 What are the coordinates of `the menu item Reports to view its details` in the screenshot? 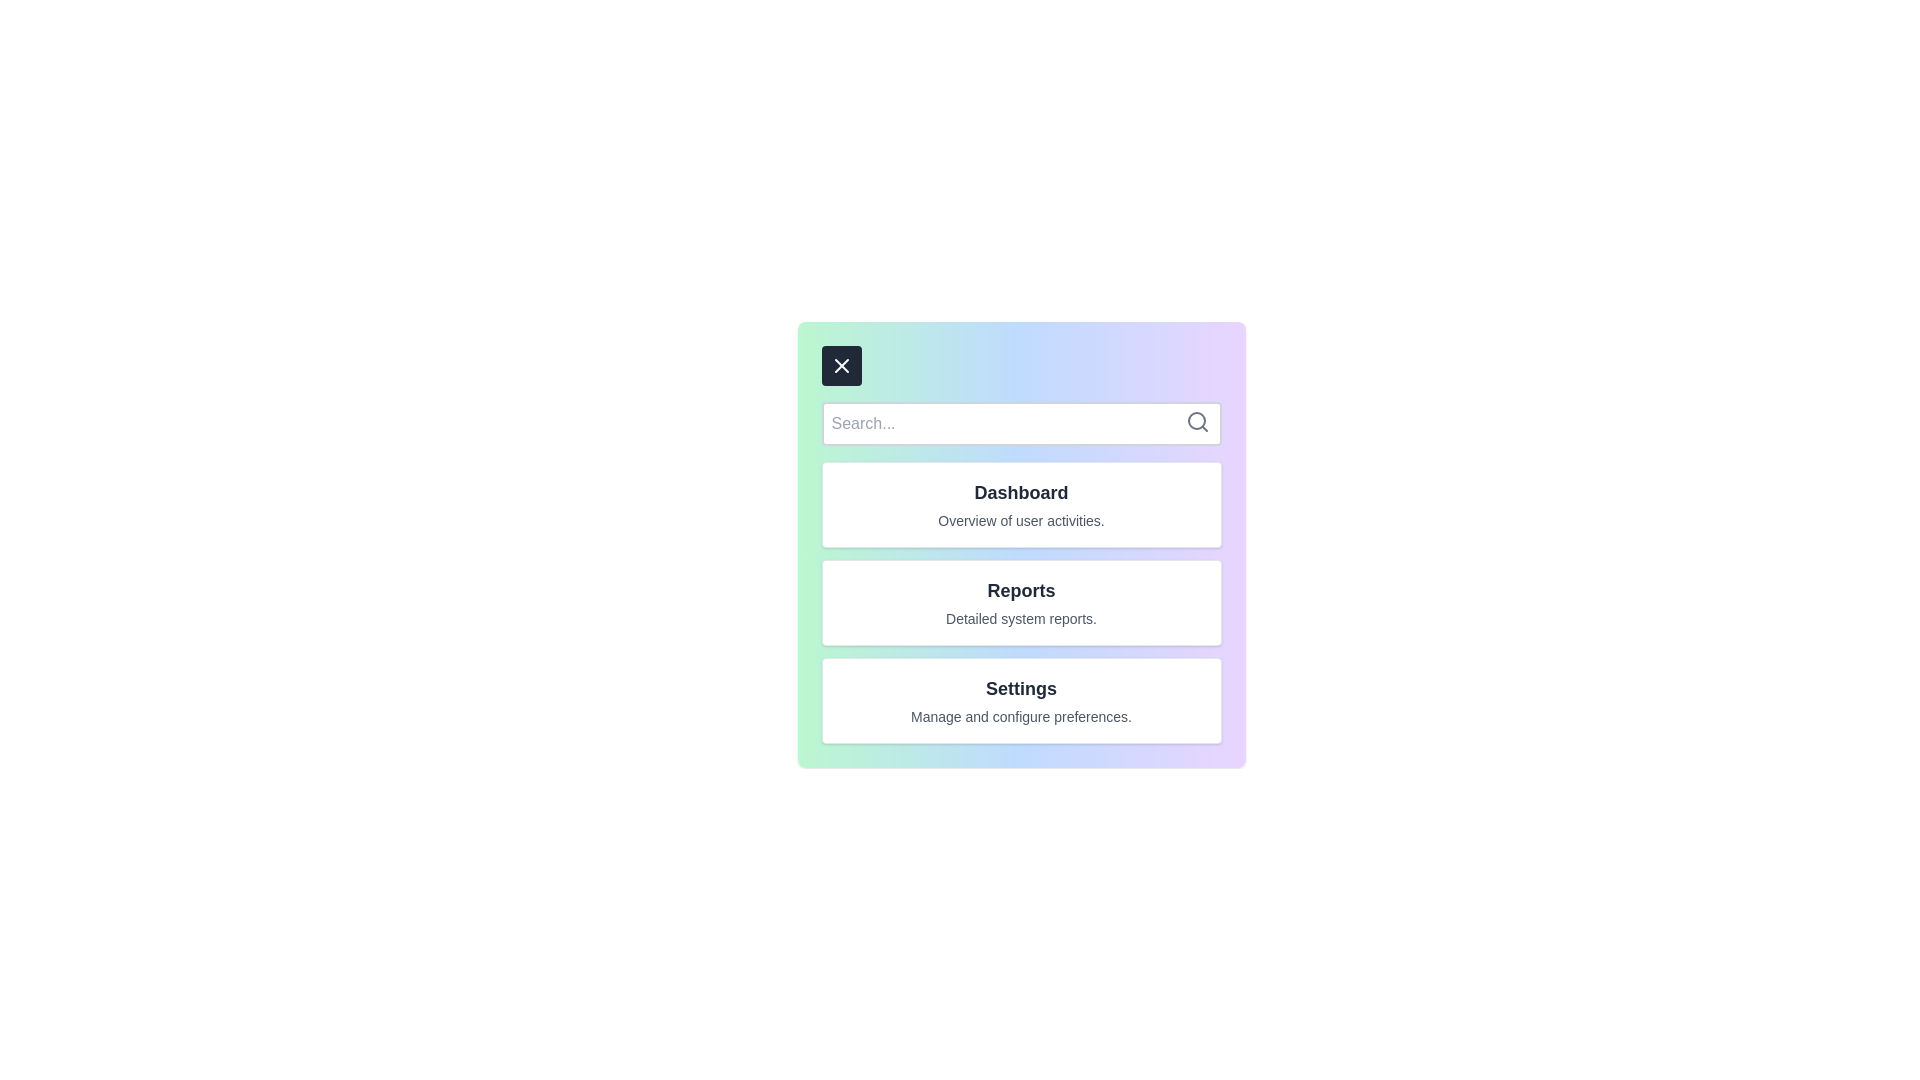 It's located at (1021, 601).